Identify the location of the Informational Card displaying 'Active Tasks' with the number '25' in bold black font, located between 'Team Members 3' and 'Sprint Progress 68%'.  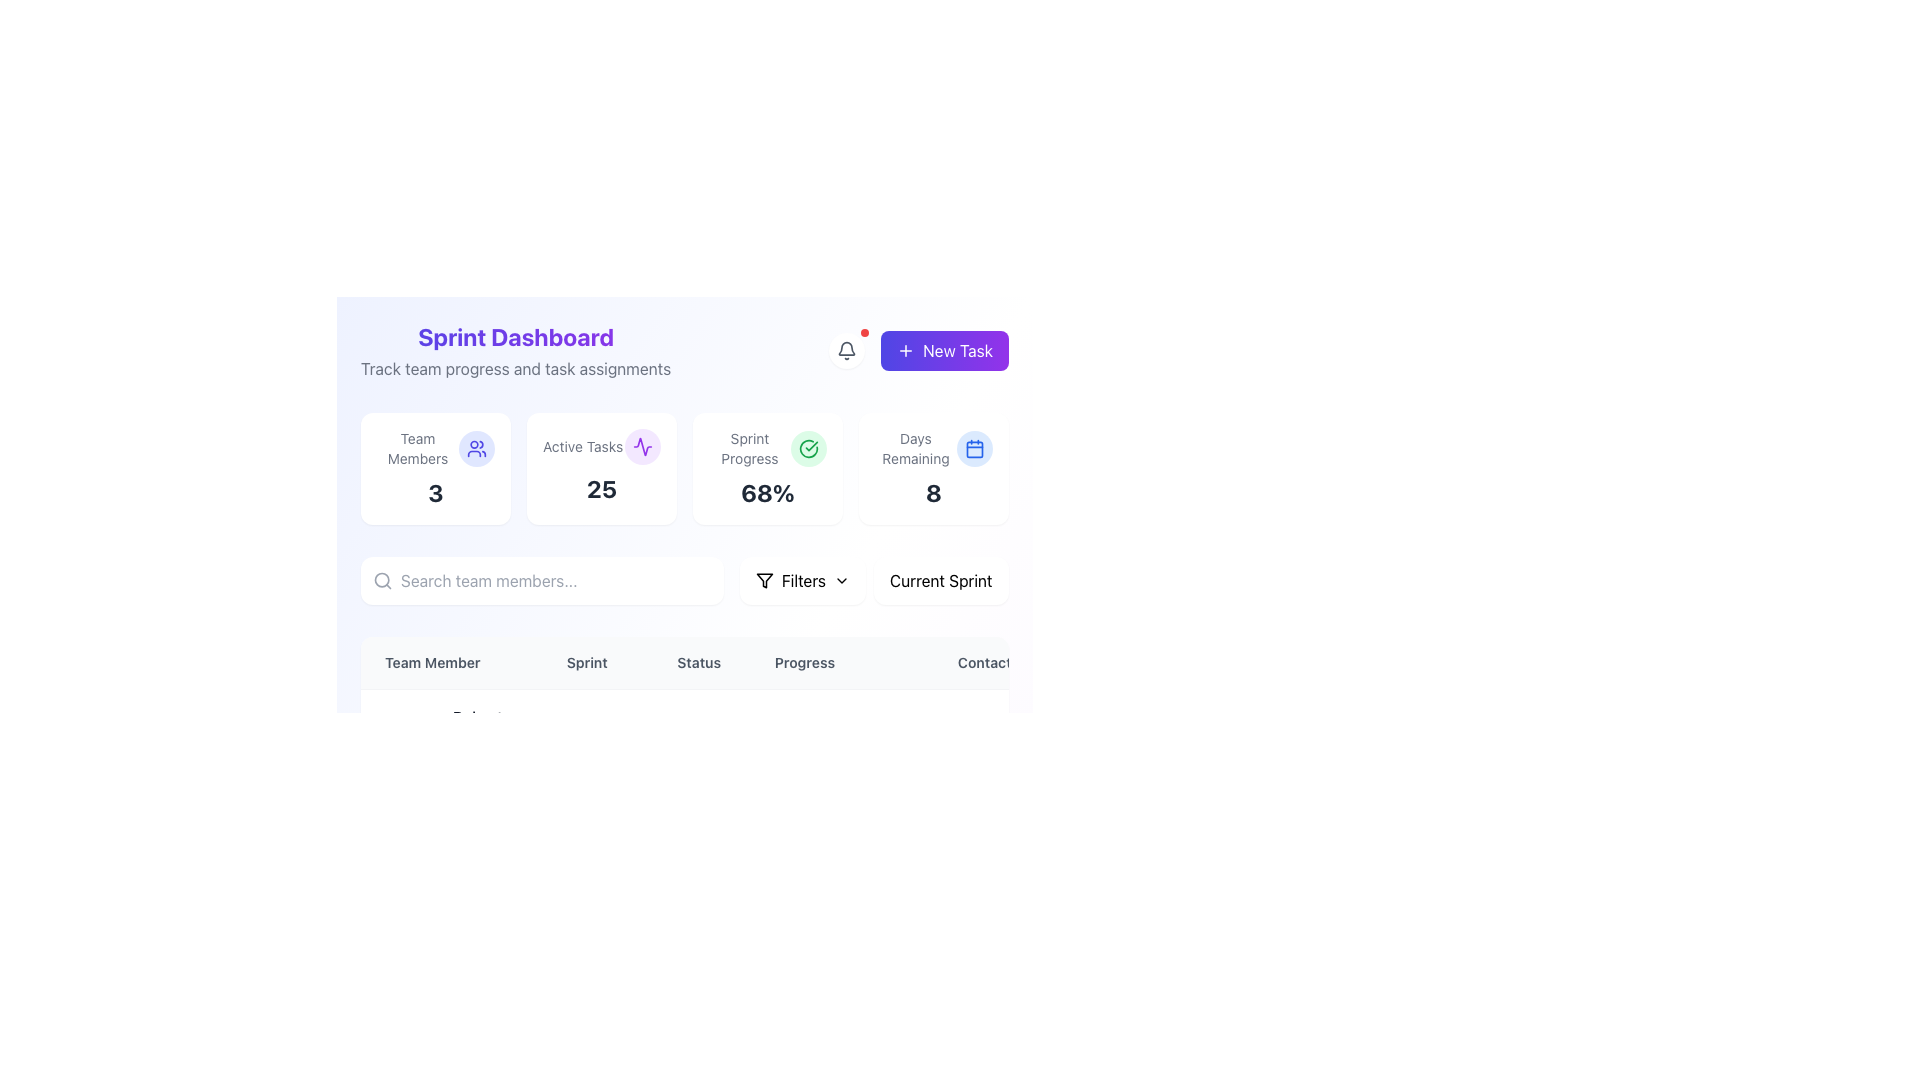
(600, 469).